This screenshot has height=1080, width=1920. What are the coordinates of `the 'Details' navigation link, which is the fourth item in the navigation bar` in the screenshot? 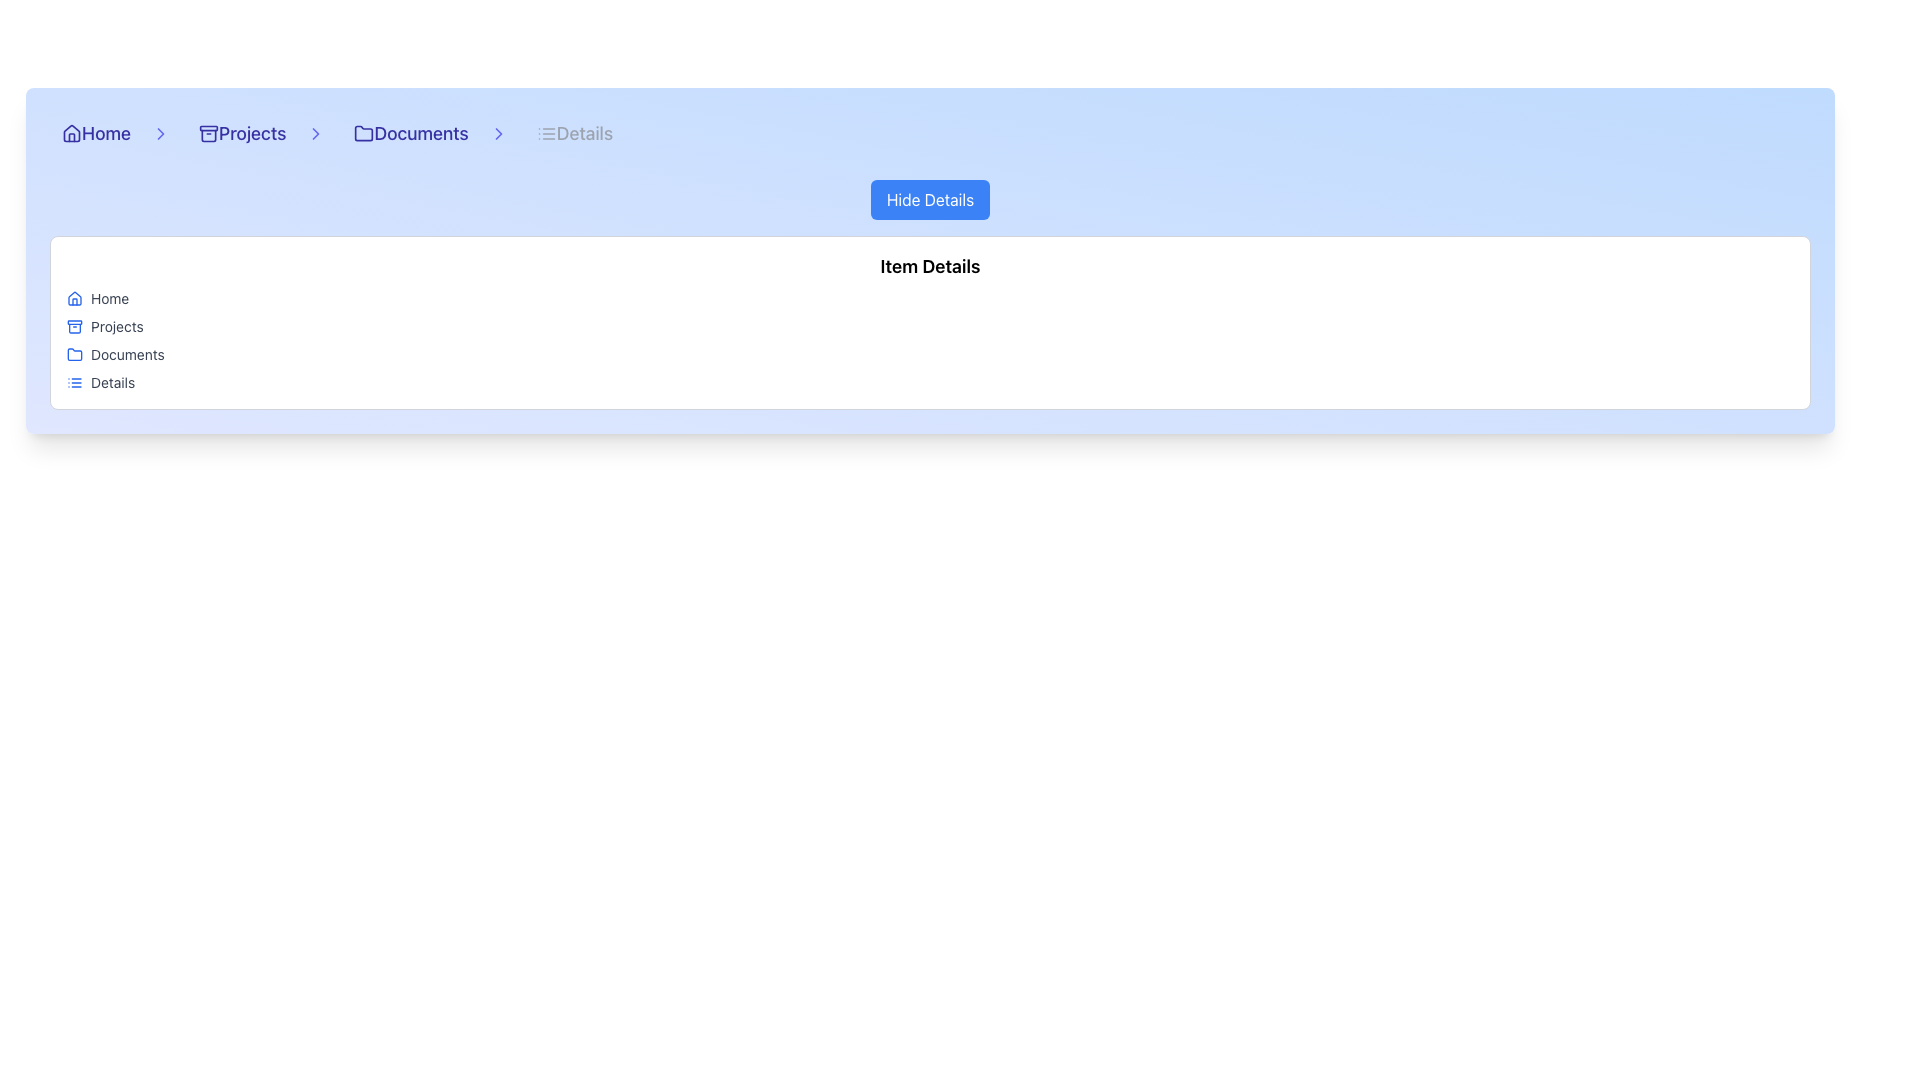 It's located at (573, 134).